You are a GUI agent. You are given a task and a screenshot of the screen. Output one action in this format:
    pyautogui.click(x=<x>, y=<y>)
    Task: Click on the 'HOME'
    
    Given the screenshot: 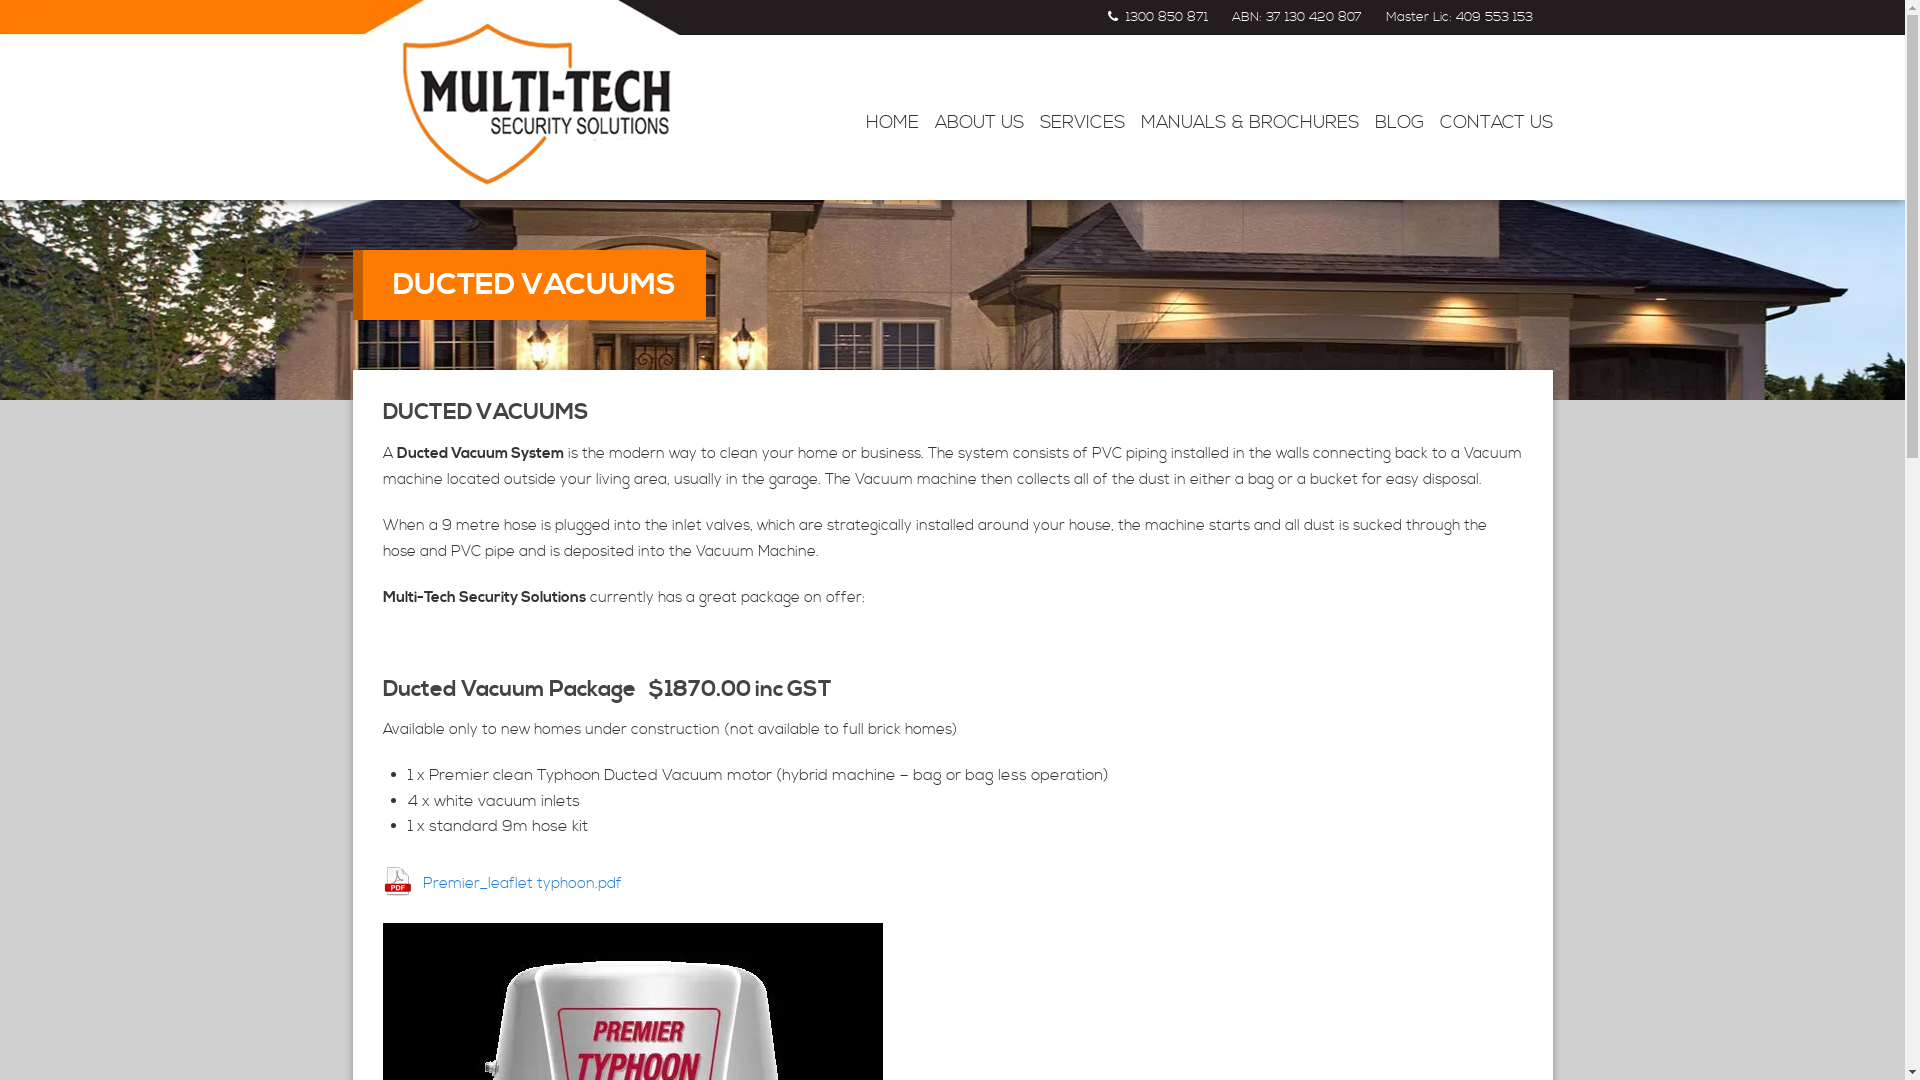 What is the action you would take?
    pyautogui.click(x=891, y=122)
    